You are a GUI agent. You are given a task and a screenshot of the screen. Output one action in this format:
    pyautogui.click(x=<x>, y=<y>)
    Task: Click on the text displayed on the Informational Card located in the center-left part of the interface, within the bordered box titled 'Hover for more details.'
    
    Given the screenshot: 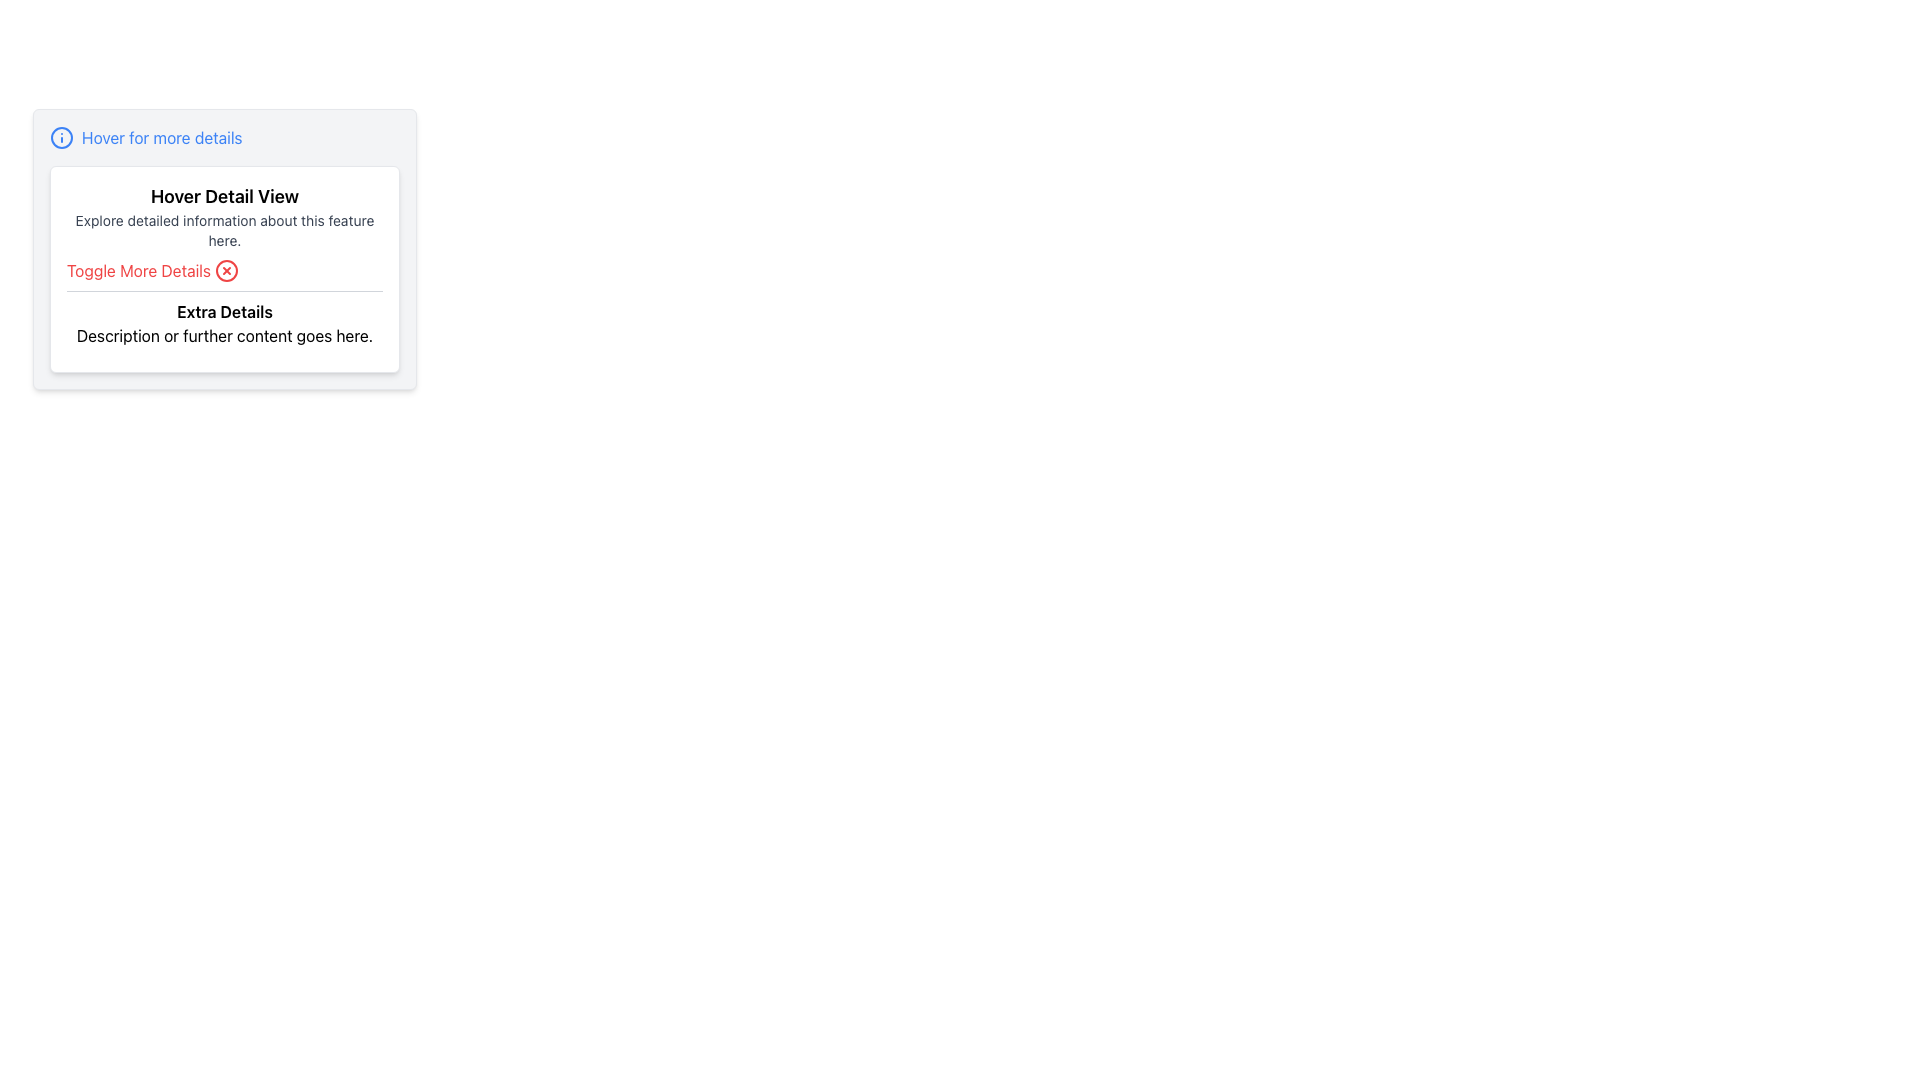 What is the action you would take?
    pyautogui.click(x=225, y=268)
    